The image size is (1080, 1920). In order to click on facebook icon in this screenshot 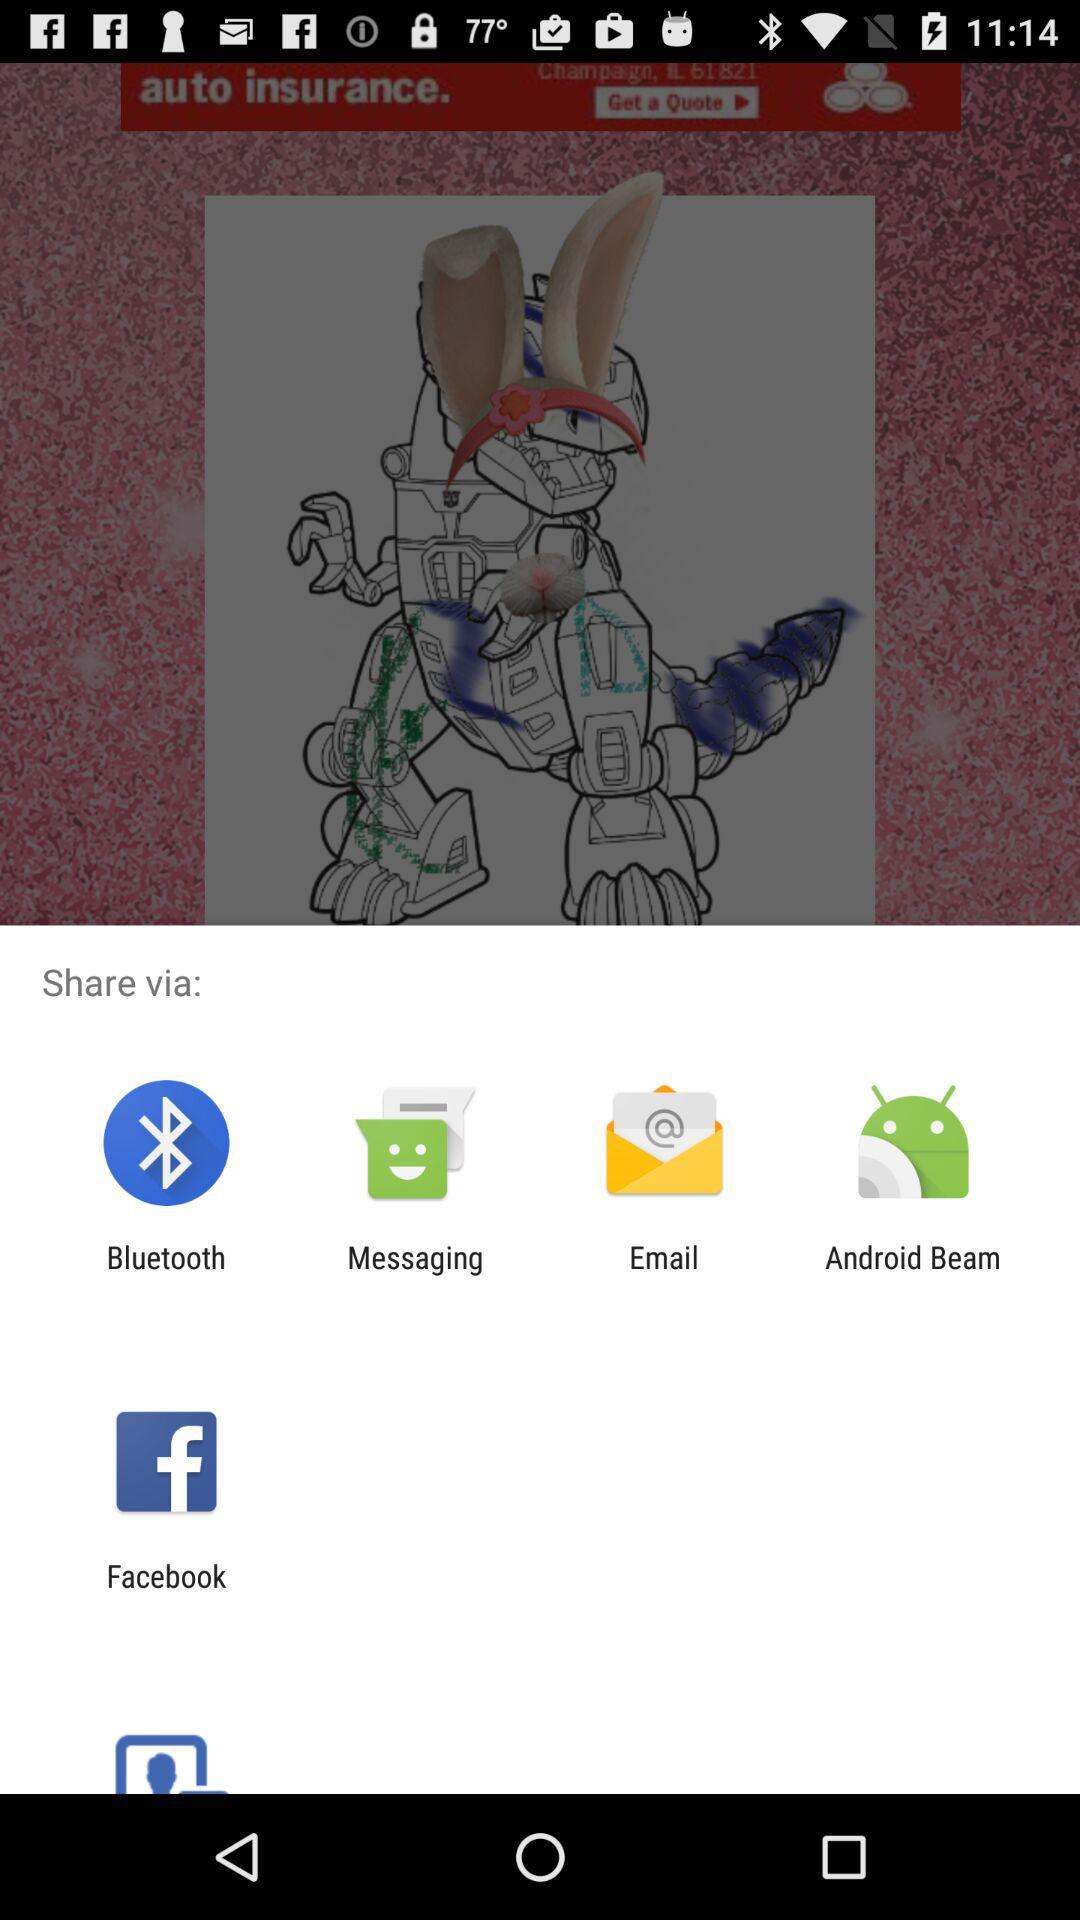, I will do `click(165, 1592)`.